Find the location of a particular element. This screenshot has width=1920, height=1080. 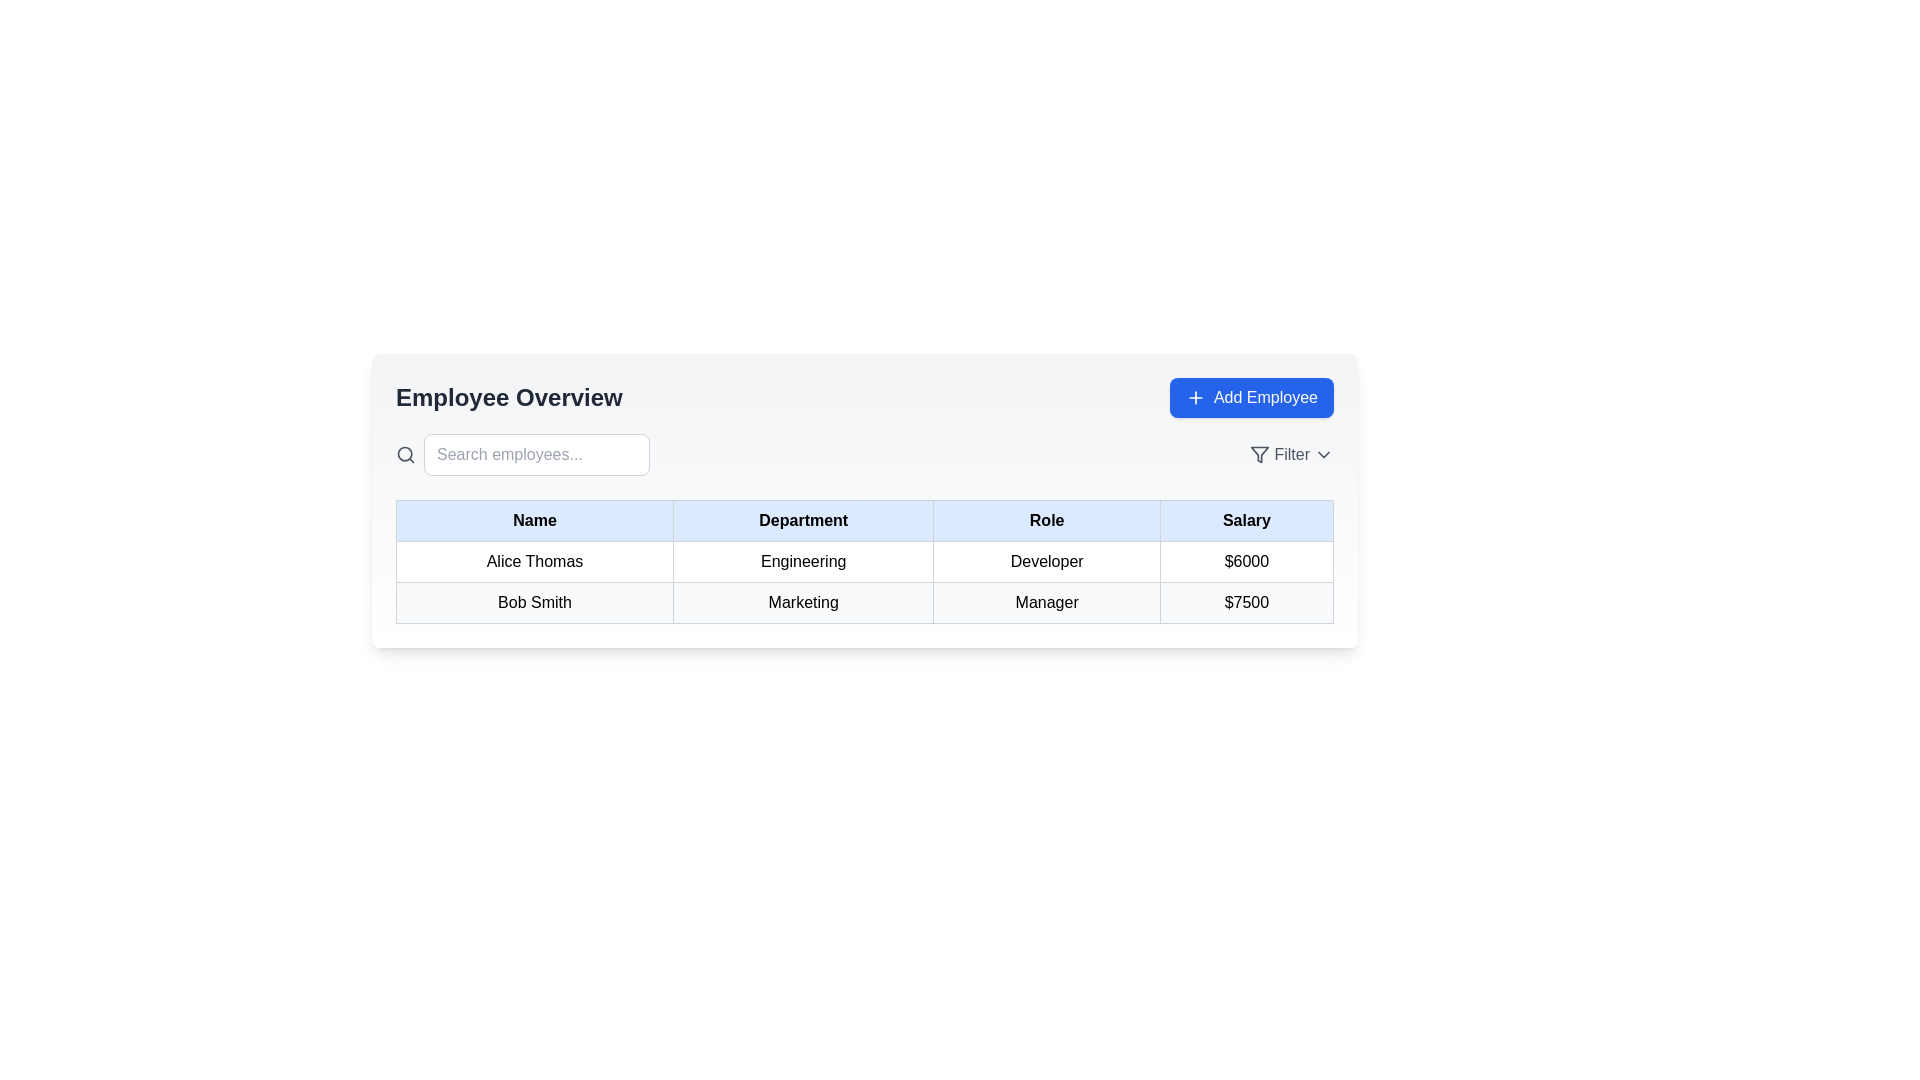

the Text display field that contains the text 'Bob Smith', styled with a border and padding, located in the second row of a table under the 'Name' column is located at coordinates (534, 601).